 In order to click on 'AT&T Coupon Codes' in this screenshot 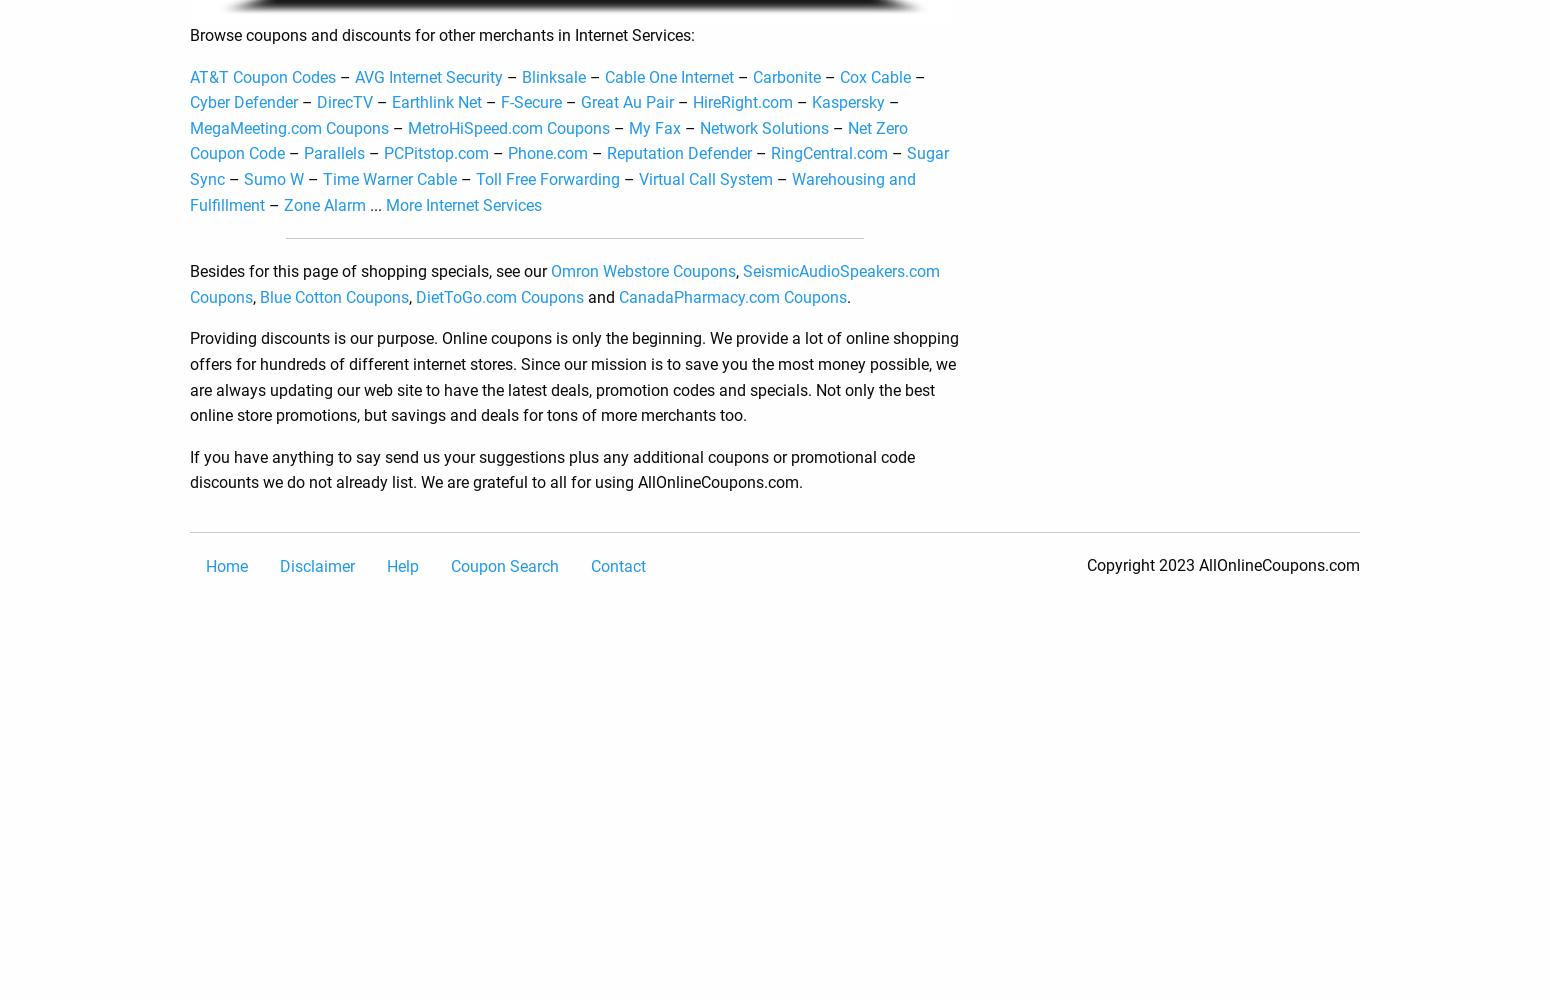, I will do `click(263, 75)`.